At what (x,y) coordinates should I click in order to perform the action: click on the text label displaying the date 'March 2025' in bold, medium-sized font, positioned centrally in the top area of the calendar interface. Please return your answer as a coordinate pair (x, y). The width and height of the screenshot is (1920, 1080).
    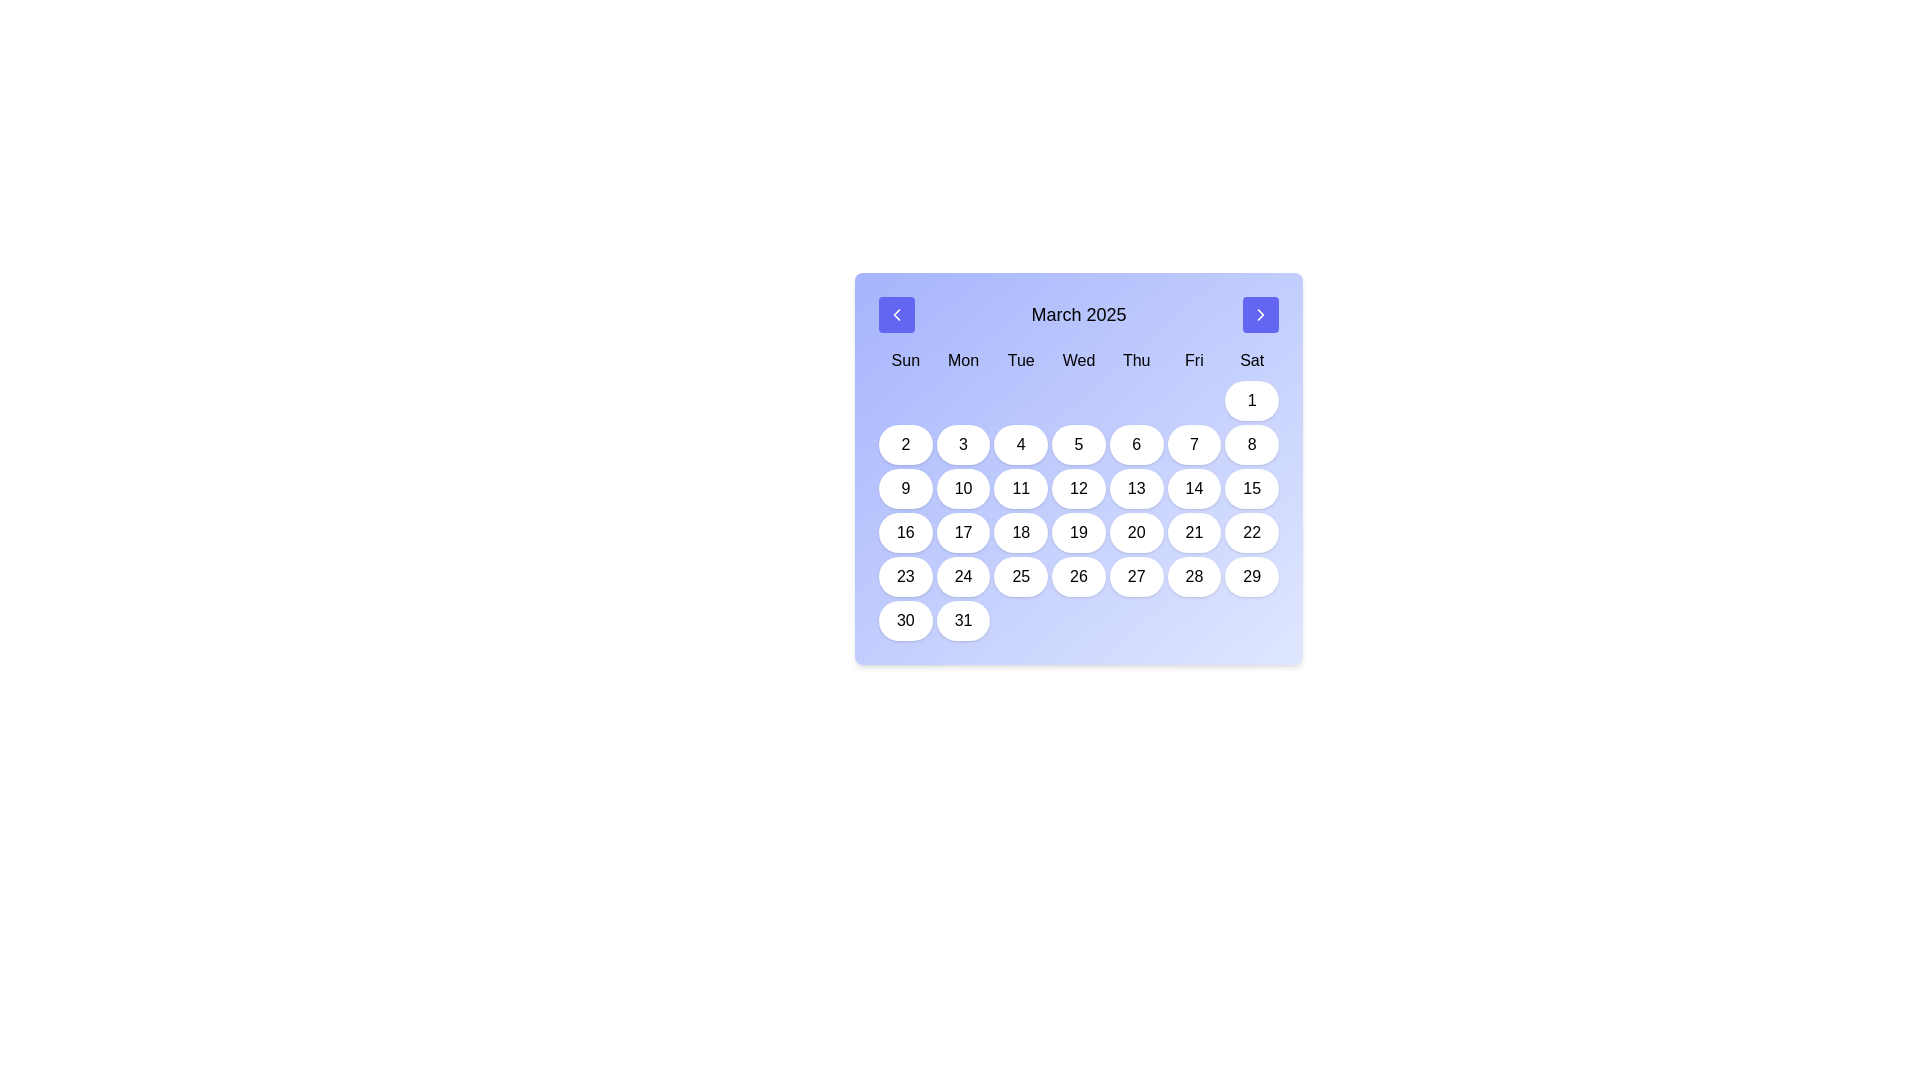
    Looking at the image, I should click on (1078, 315).